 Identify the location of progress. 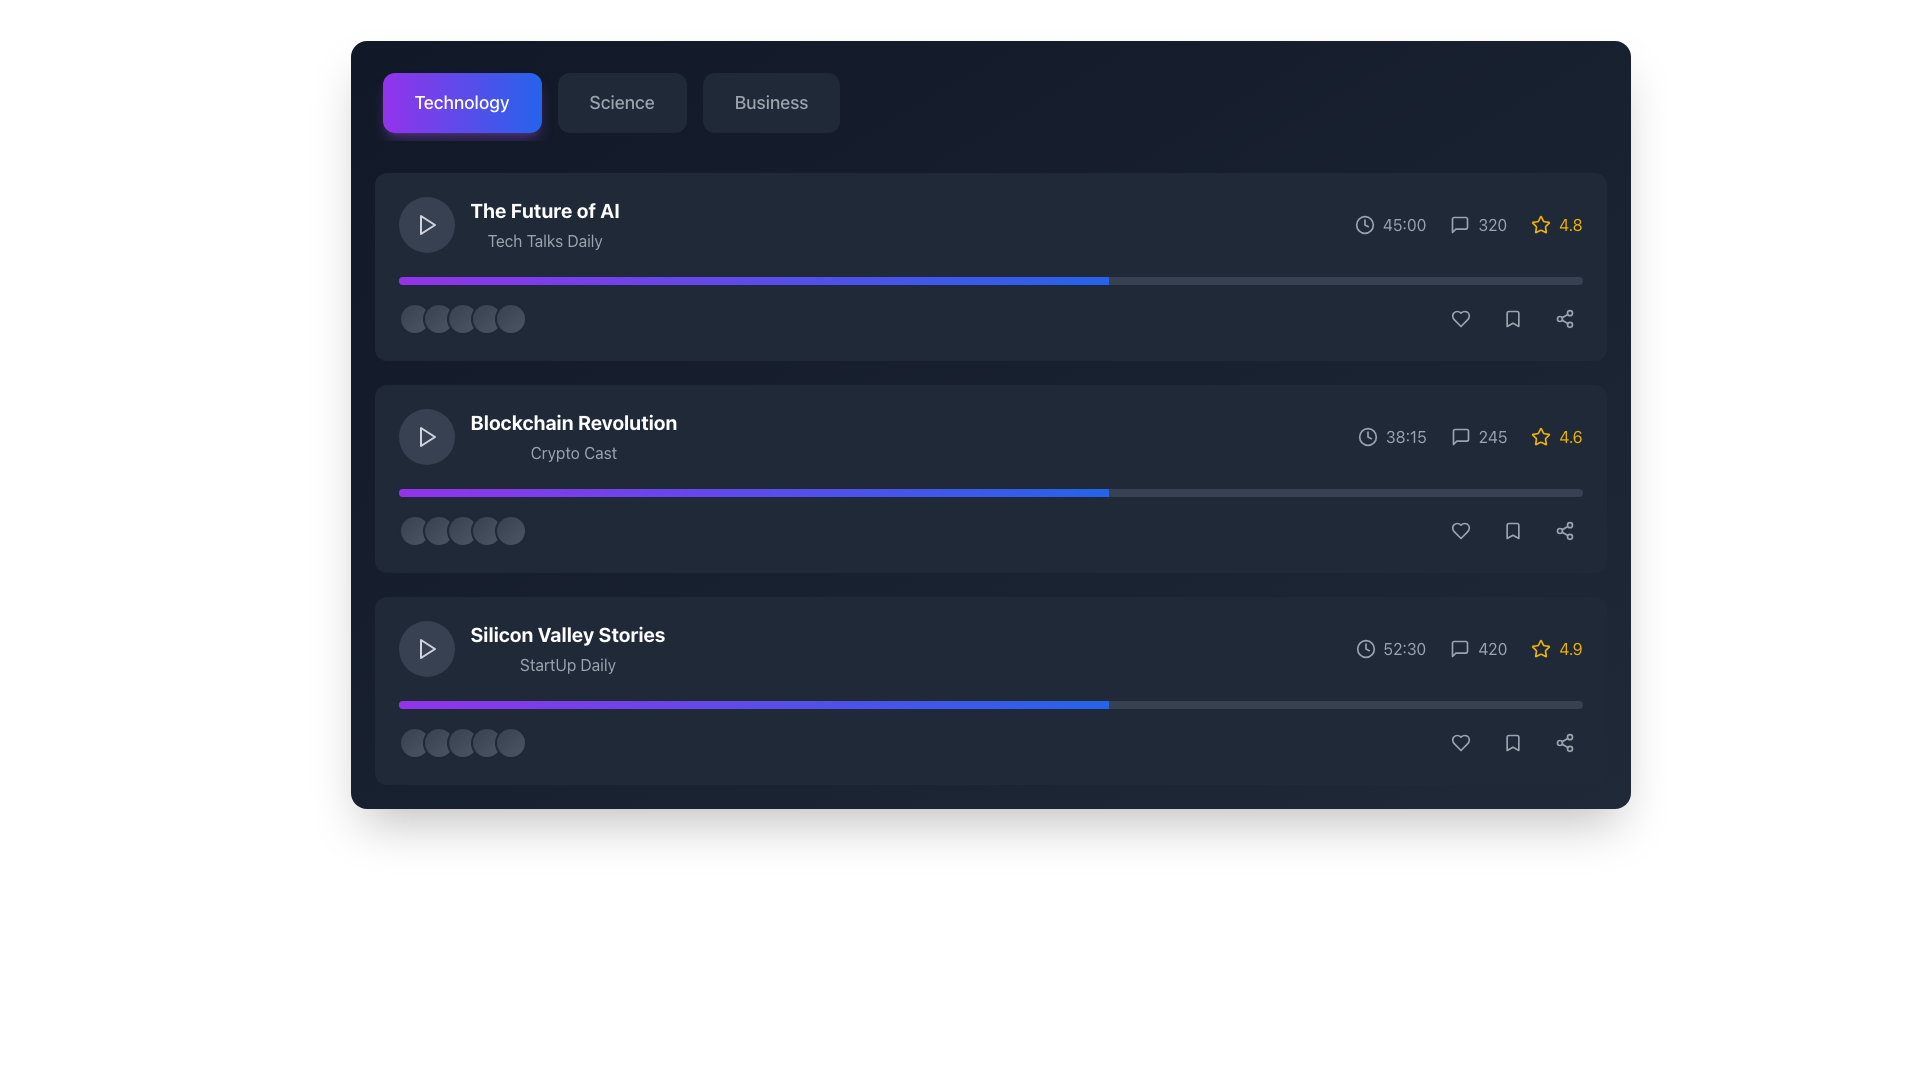
(589, 493).